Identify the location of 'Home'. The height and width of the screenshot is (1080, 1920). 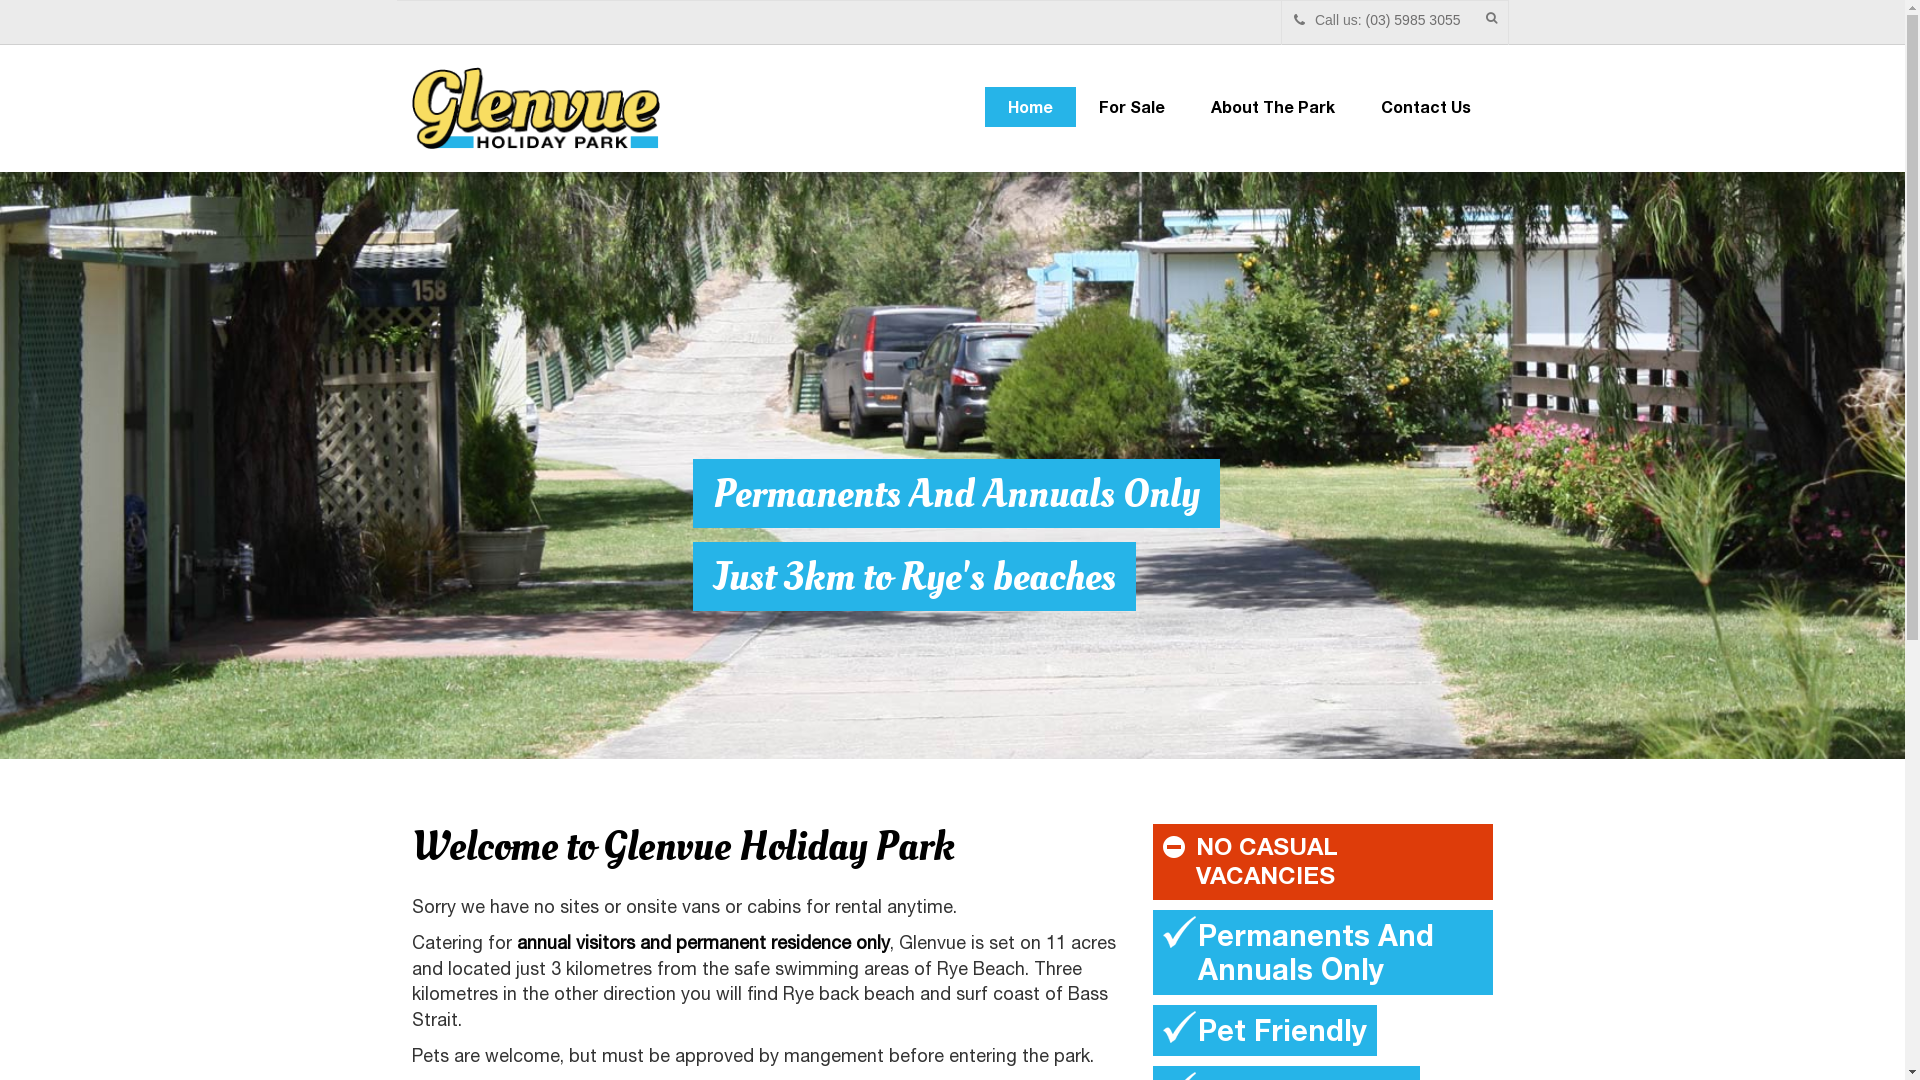
(1029, 107).